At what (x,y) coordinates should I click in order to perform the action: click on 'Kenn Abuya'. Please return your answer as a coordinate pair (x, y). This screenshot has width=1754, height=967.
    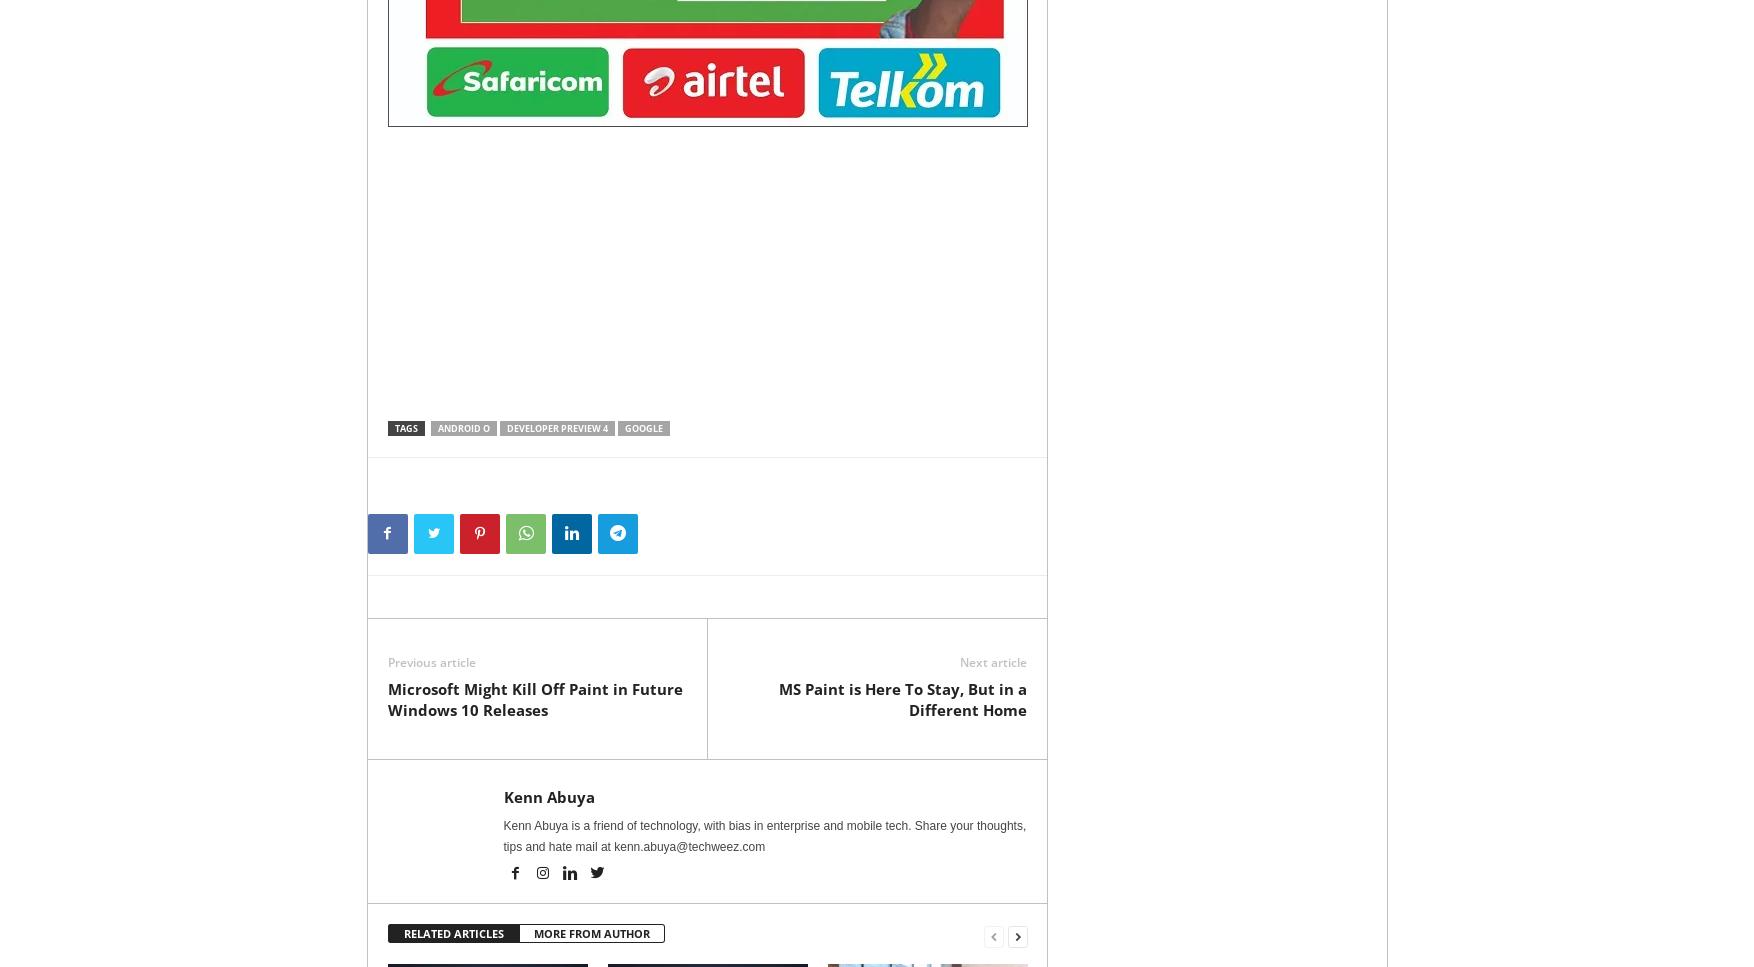
    Looking at the image, I should click on (548, 796).